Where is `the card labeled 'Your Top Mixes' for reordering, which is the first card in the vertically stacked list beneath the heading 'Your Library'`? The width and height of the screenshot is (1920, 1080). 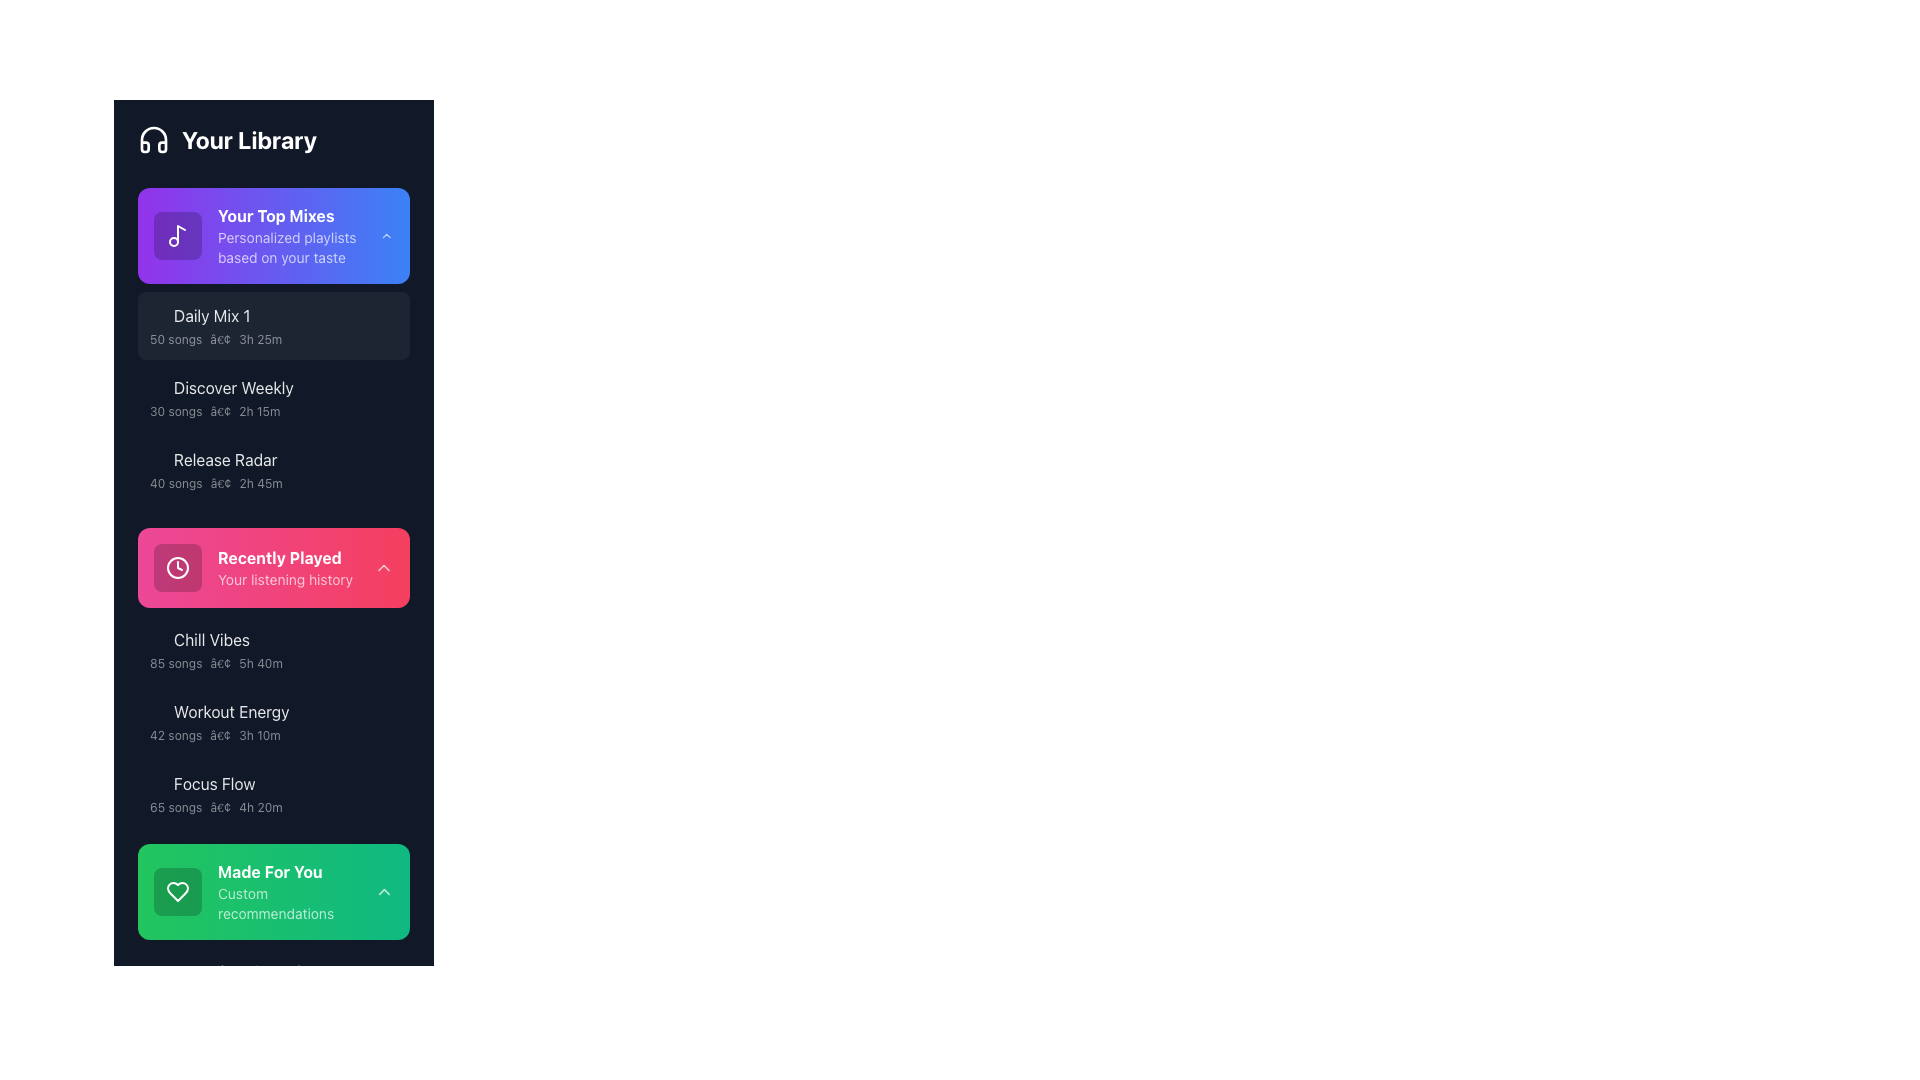
the card labeled 'Your Top Mixes' for reordering, which is the first card in the vertically stacked list beneath the heading 'Your Library' is located at coordinates (272, 234).